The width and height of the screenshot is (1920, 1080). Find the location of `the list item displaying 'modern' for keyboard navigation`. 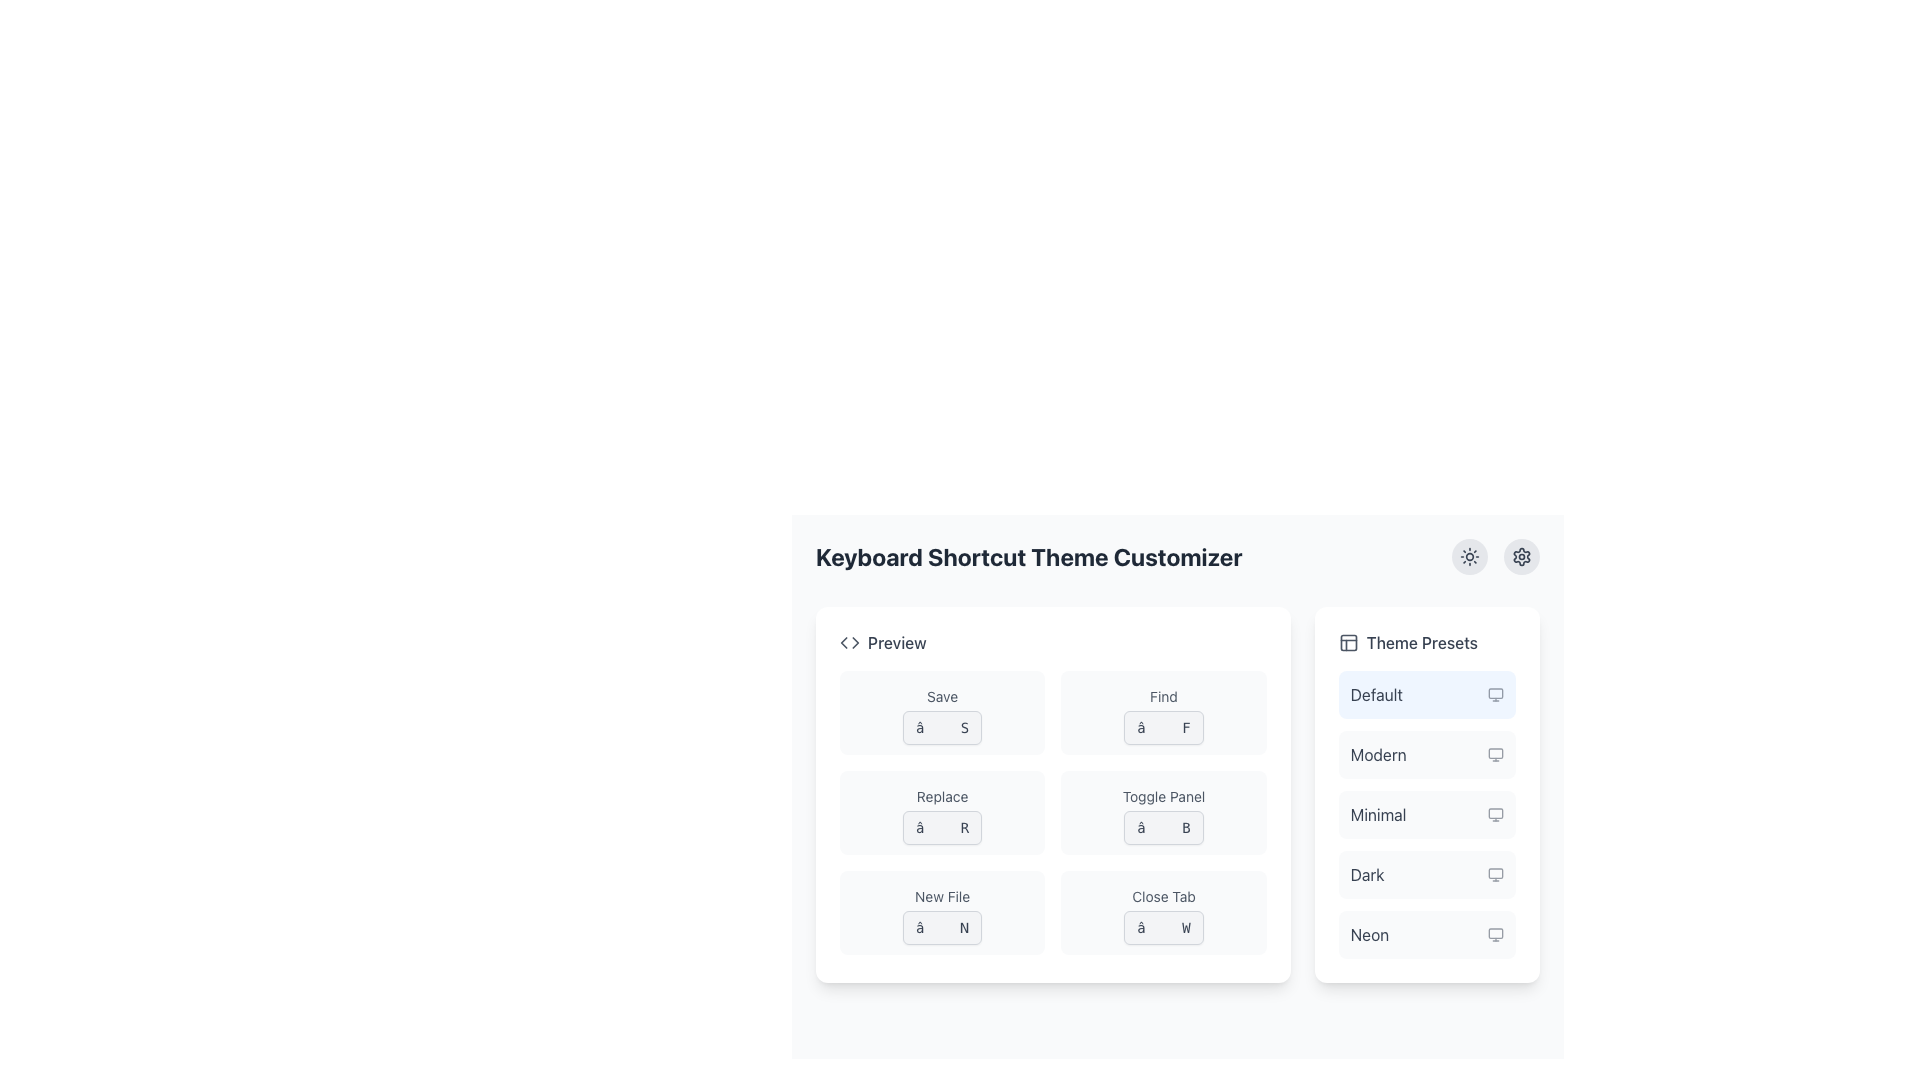

the list item displaying 'modern' for keyboard navigation is located at coordinates (1426, 755).